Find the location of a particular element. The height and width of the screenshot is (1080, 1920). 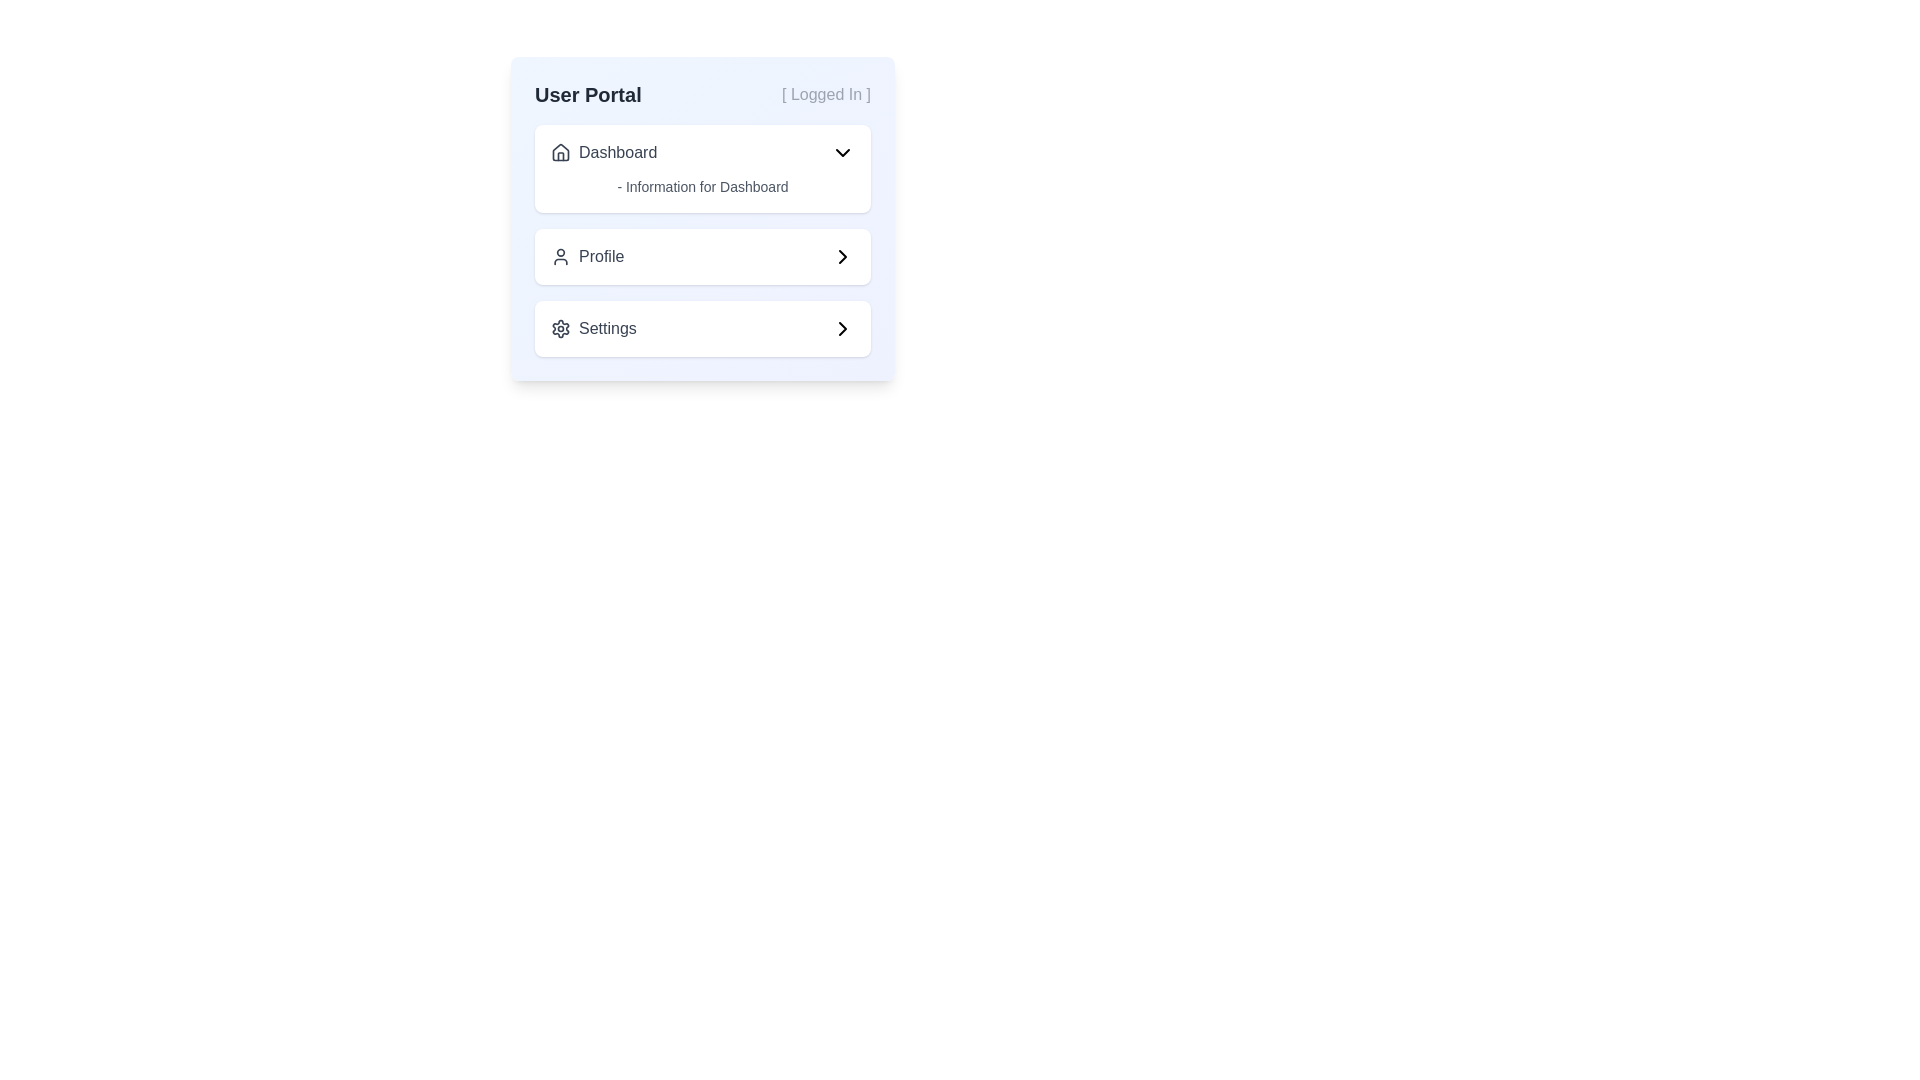

the arrow icon in the Profile section is located at coordinates (843, 256).